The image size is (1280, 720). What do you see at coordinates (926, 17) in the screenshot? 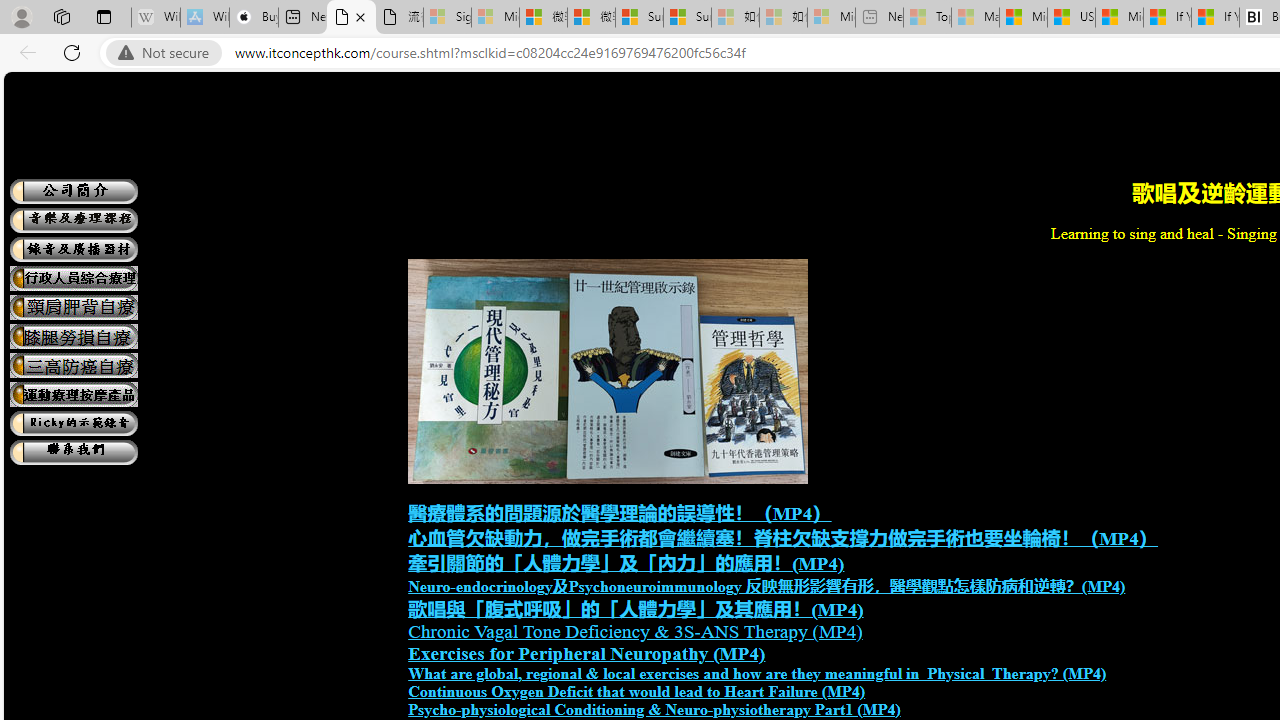
I see `'Top Stories - MSN - Sleeping'` at bounding box center [926, 17].